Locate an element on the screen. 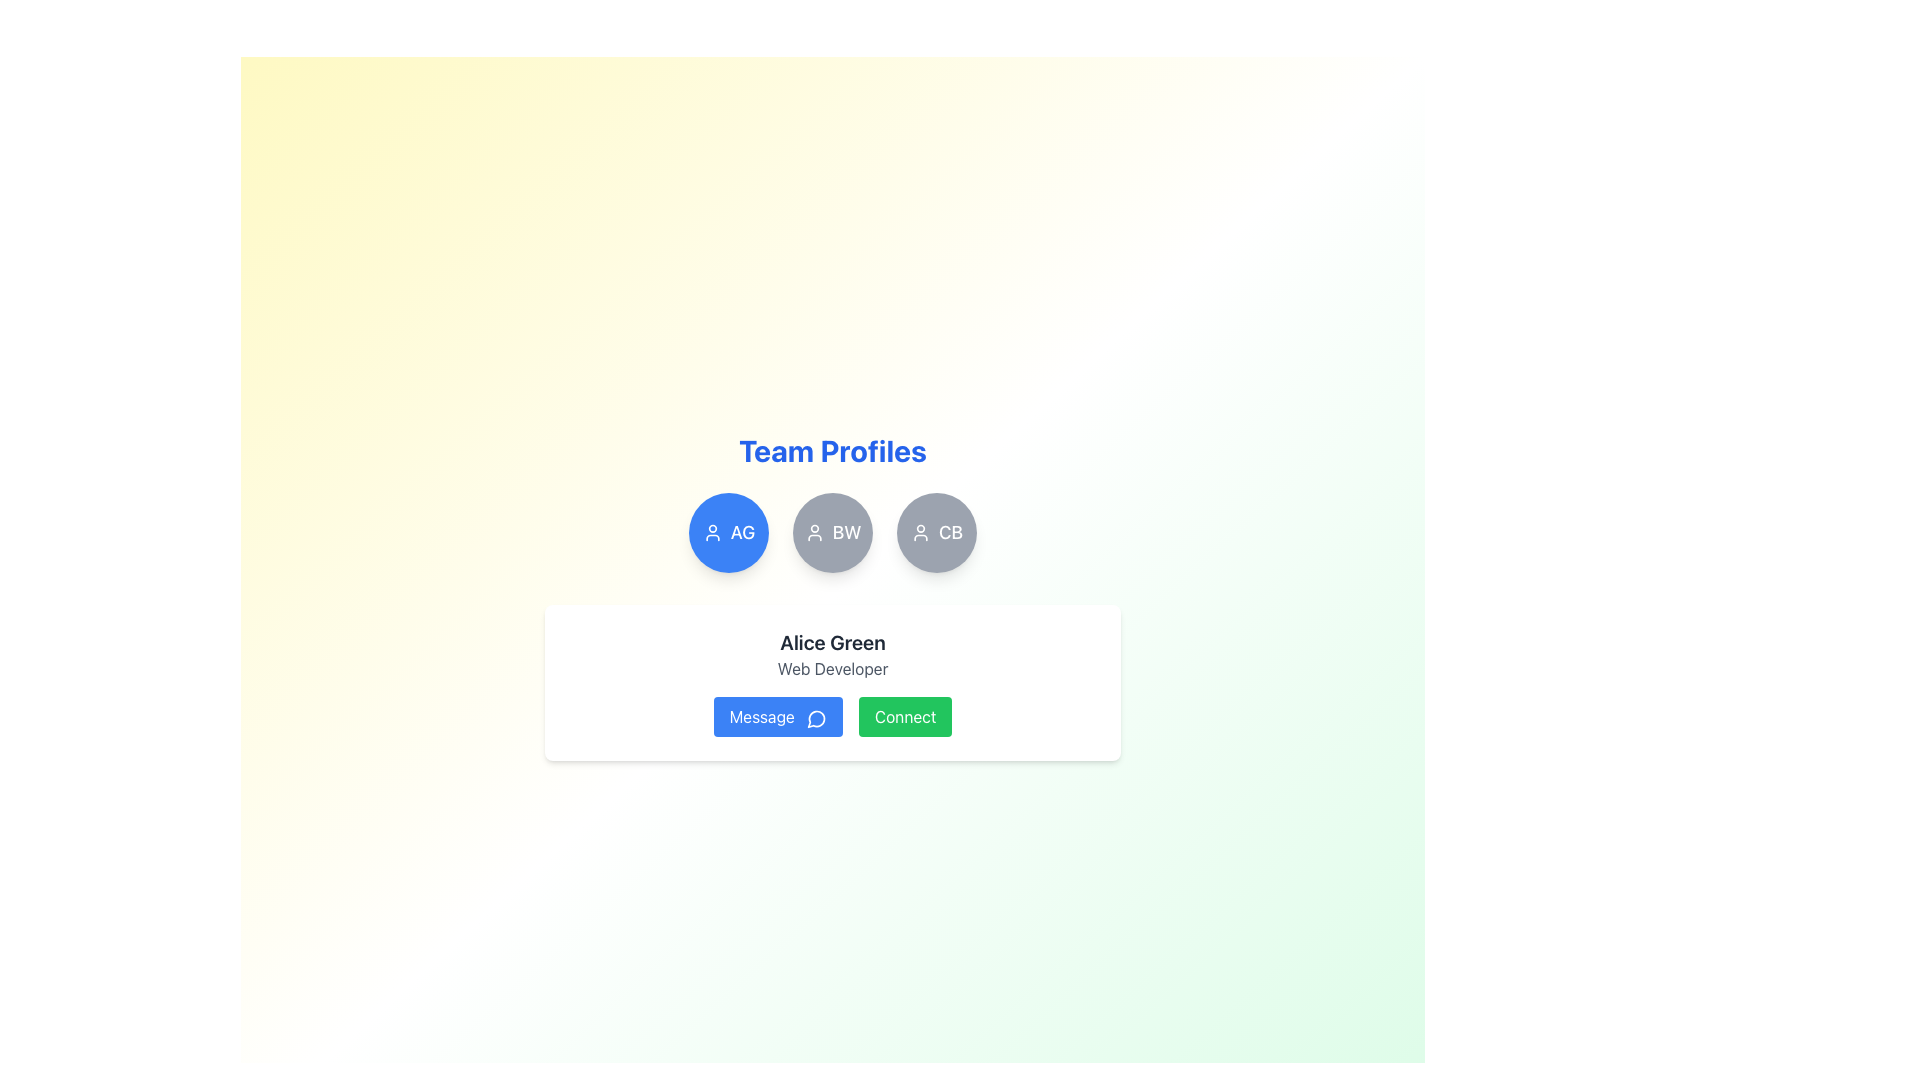  the button representing a user associated with the initials 'CB', located at the bottom-right corner of a horizontal row of three buttons is located at coordinates (935, 531).